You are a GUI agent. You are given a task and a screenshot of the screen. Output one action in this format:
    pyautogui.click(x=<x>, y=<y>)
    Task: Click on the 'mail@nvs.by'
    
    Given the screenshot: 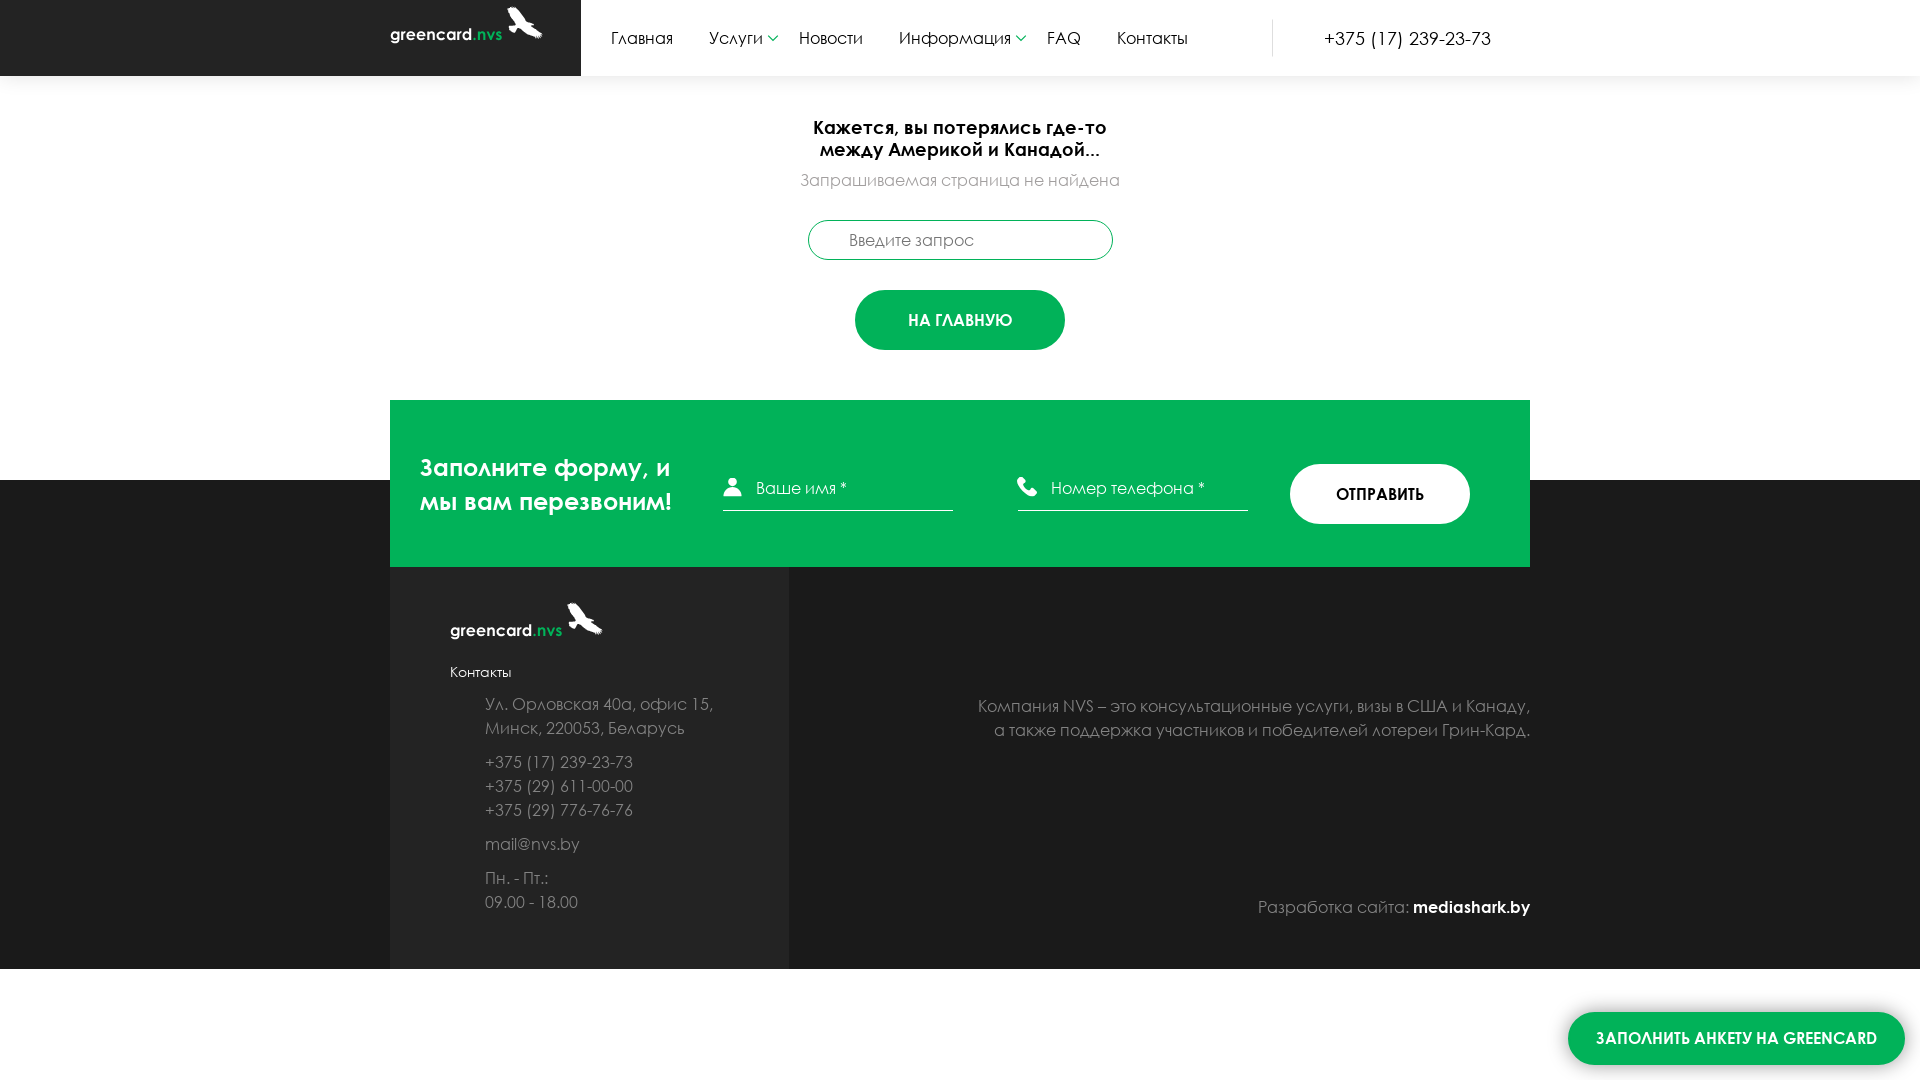 What is the action you would take?
    pyautogui.click(x=598, y=848)
    